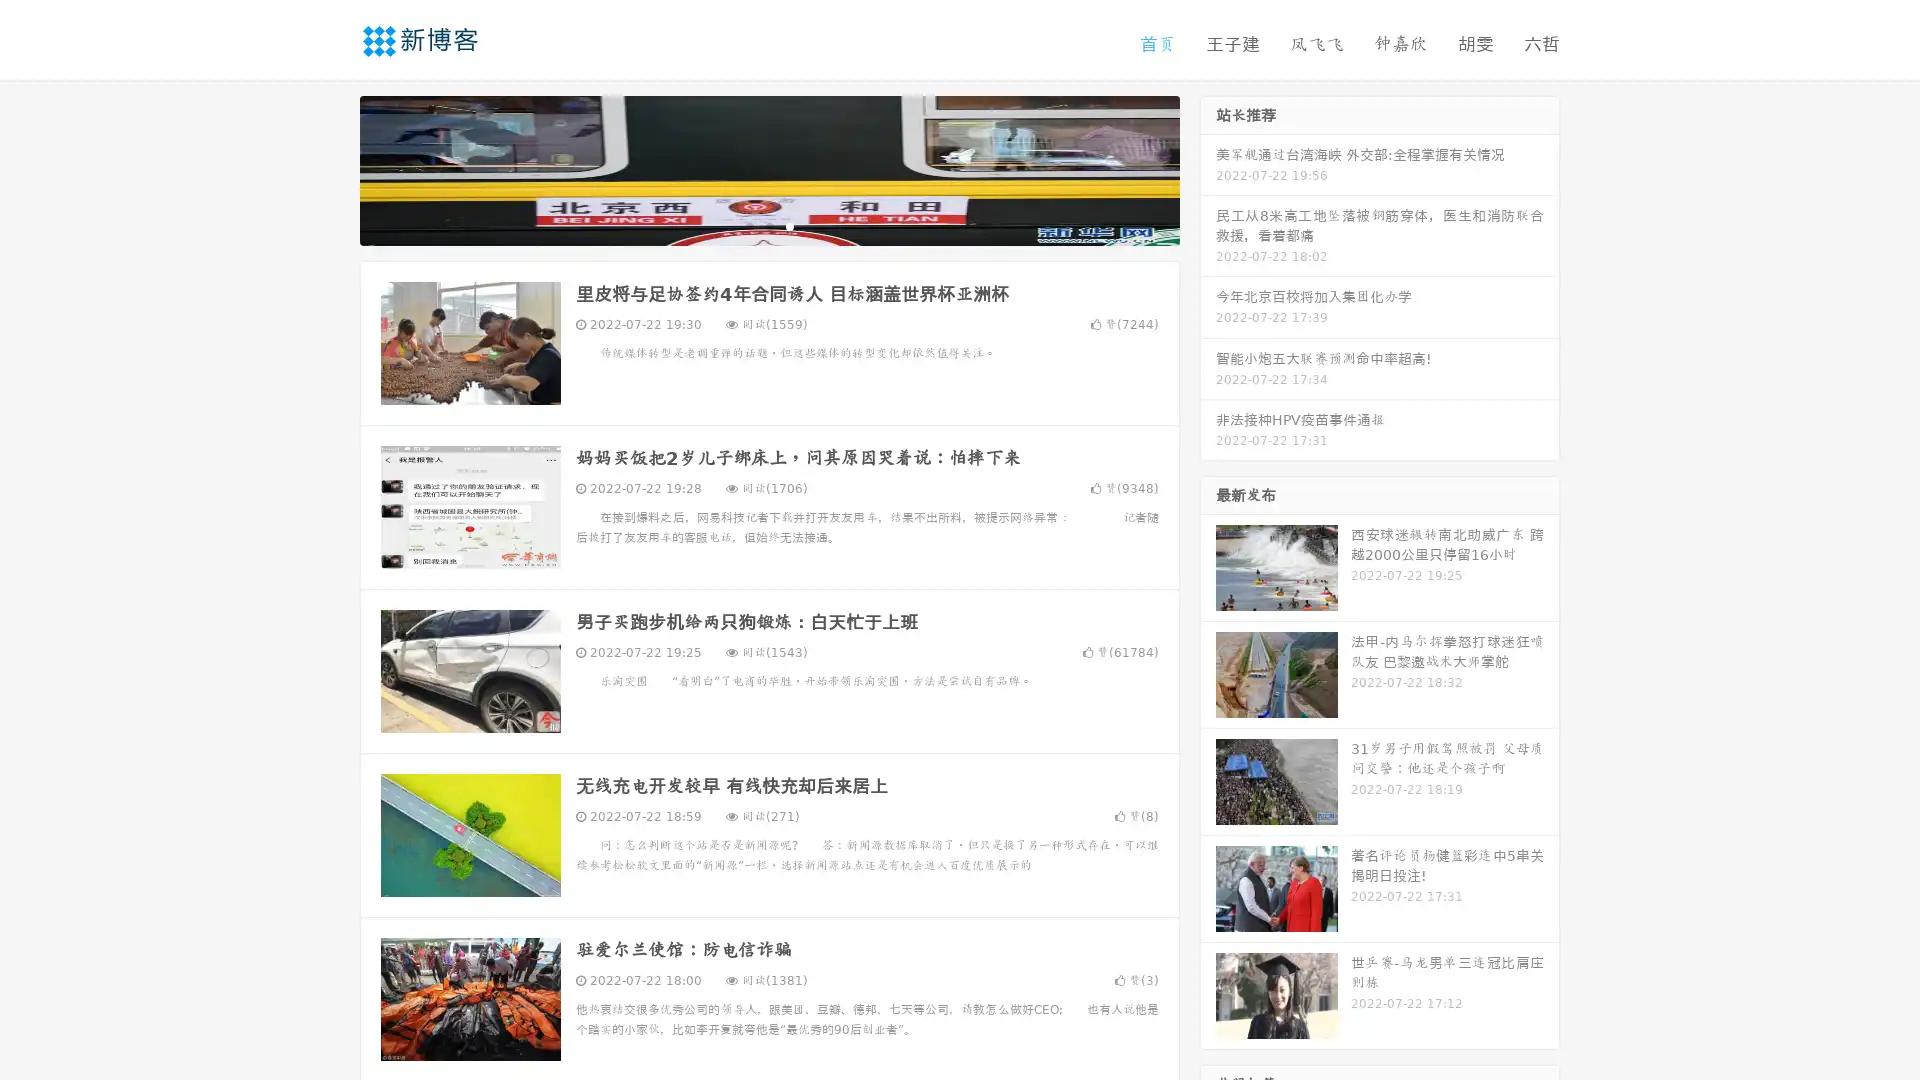 The width and height of the screenshot is (1920, 1080). Describe the element at coordinates (1208, 168) in the screenshot. I see `Next slide` at that location.